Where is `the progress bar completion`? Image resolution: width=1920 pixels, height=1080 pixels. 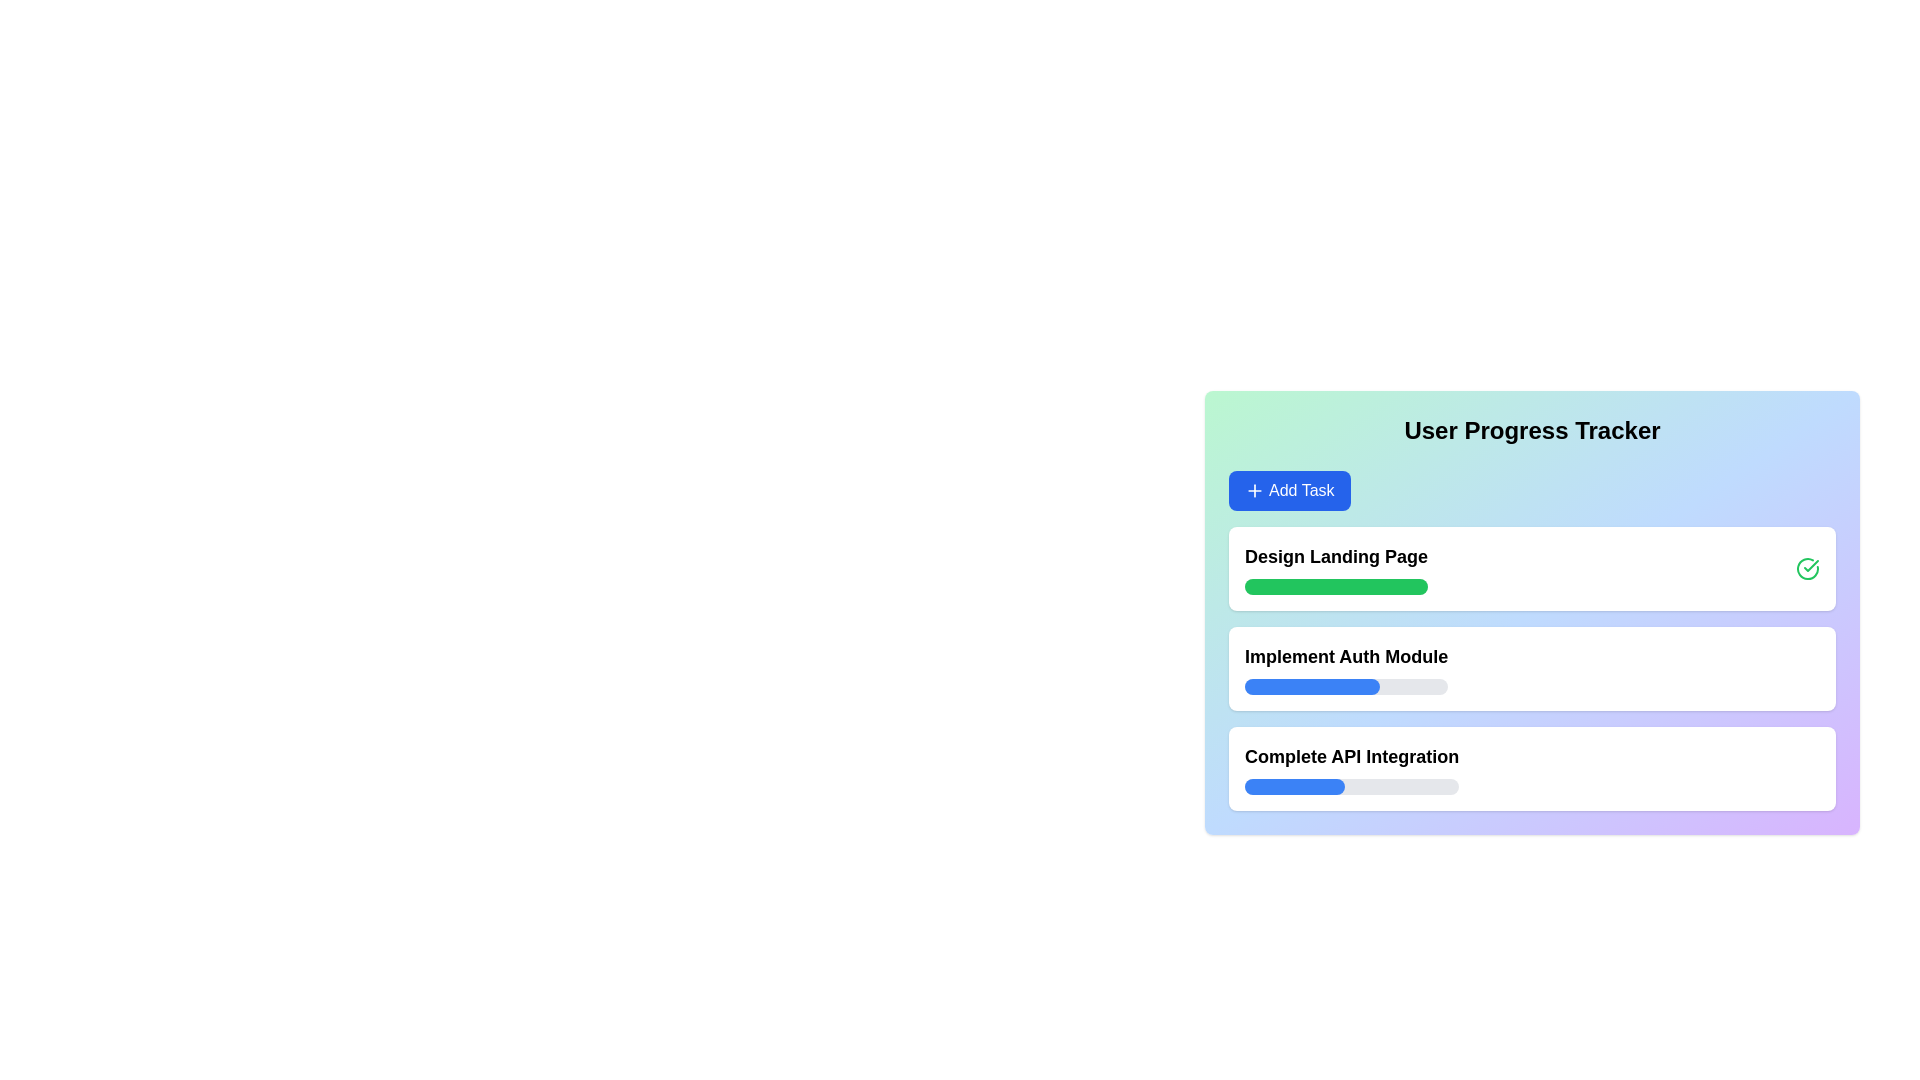
the progress bar completion is located at coordinates (1327, 785).